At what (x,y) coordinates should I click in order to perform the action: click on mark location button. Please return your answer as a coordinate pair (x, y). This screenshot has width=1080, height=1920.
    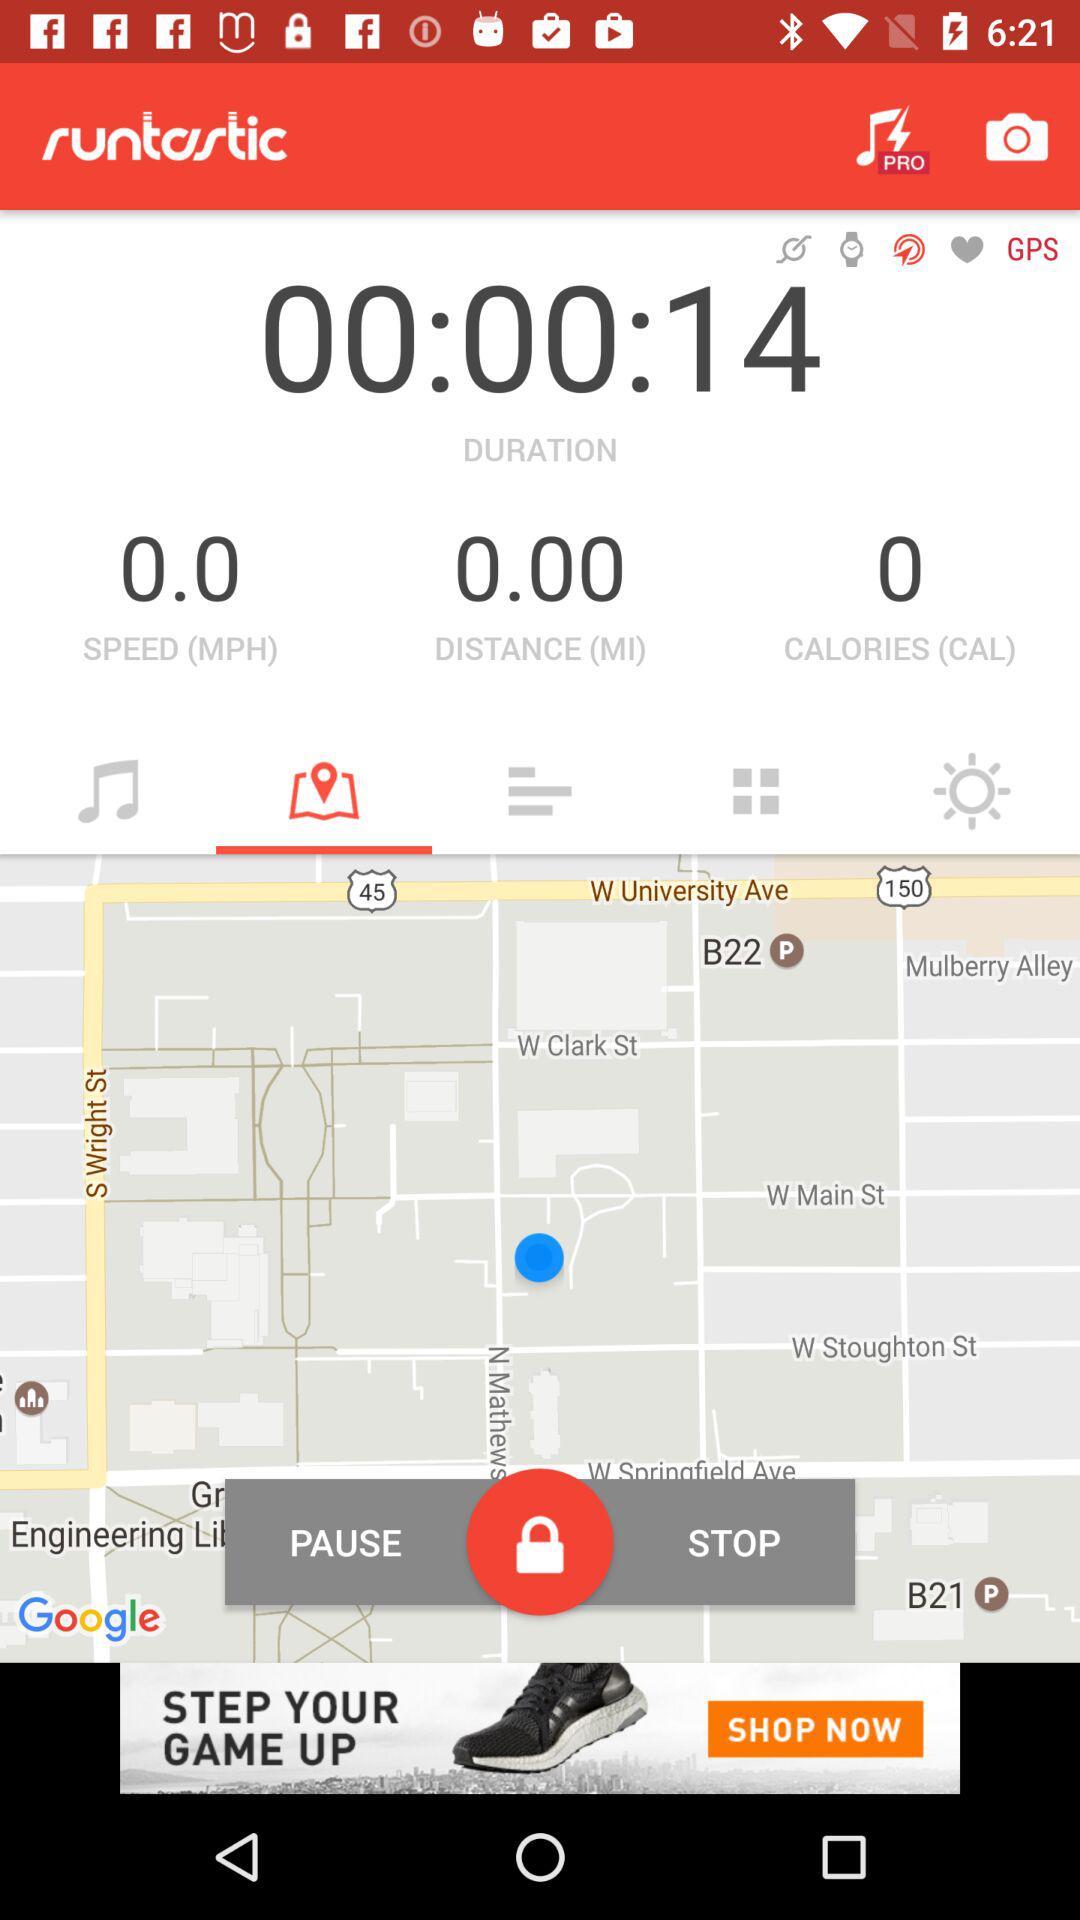
    Looking at the image, I should click on (323, 790).